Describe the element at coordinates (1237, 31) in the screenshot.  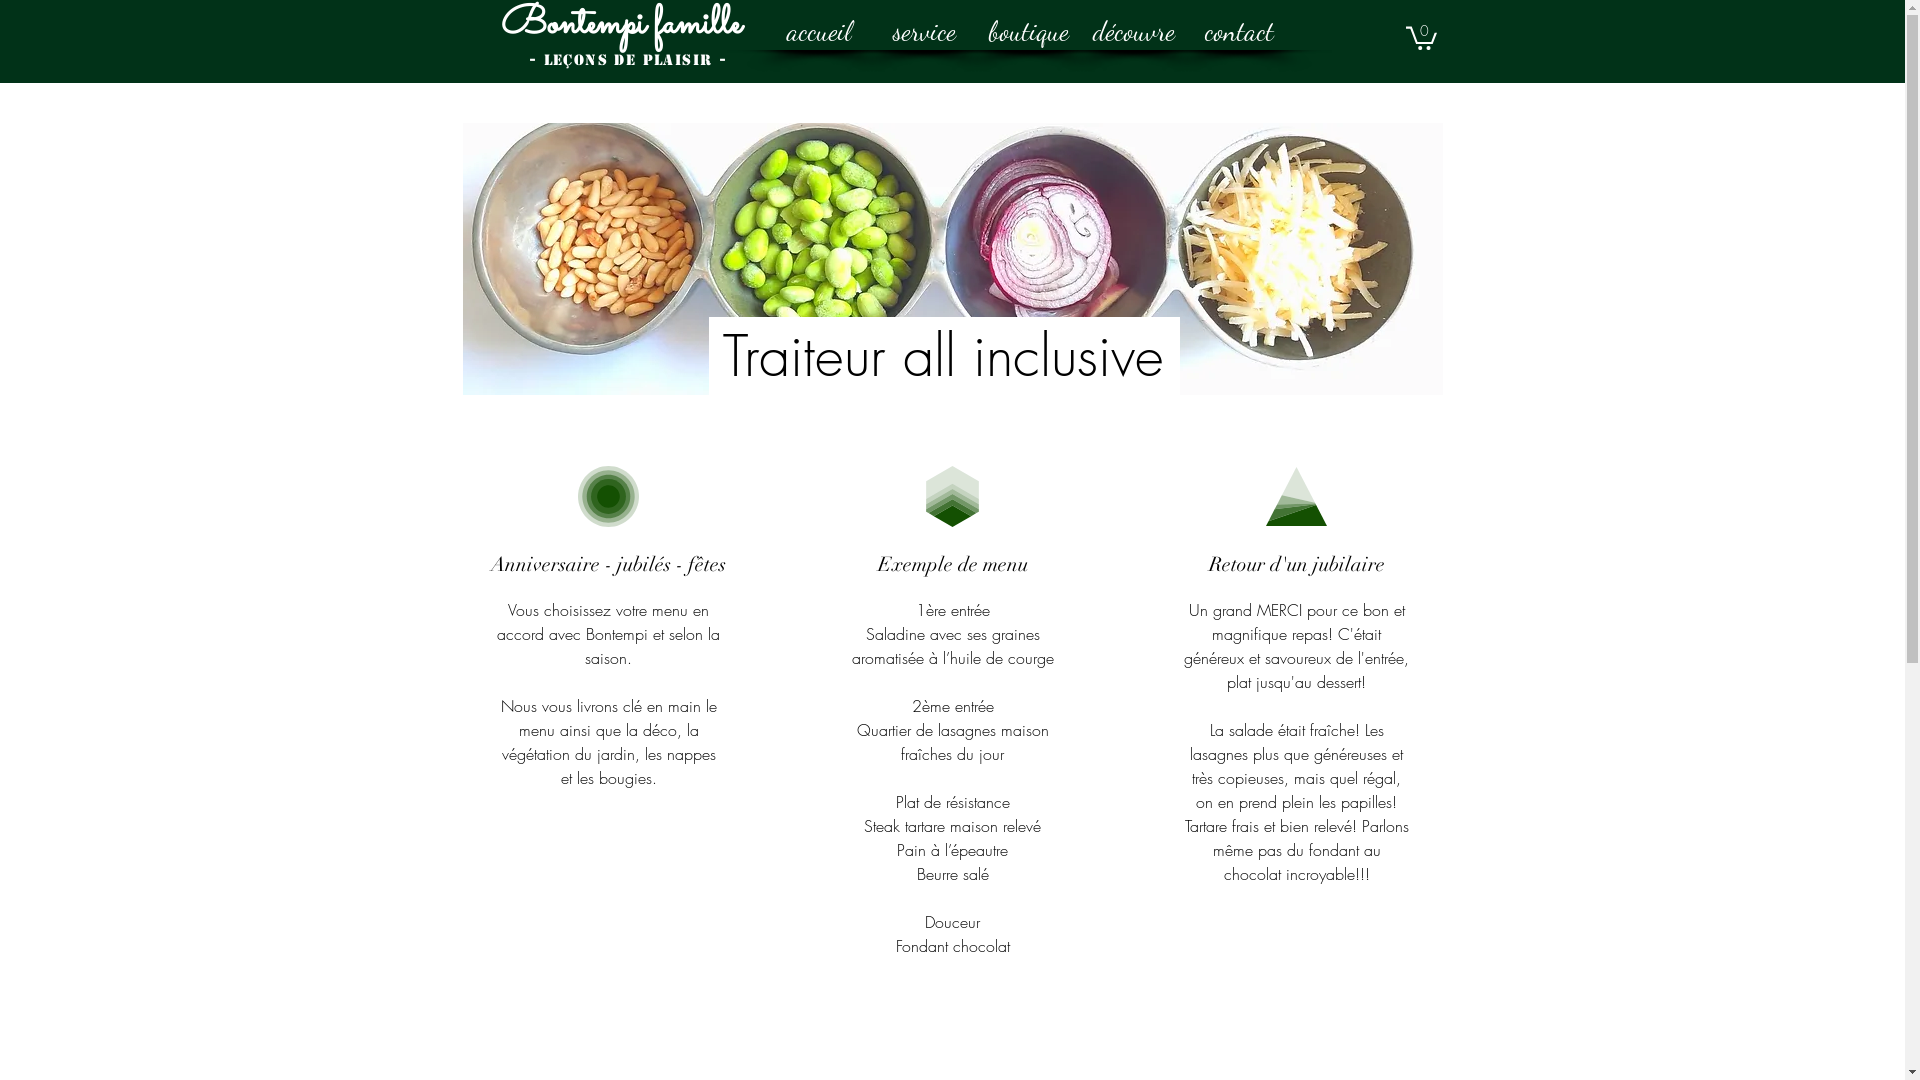
I see `'contact'` at that location.